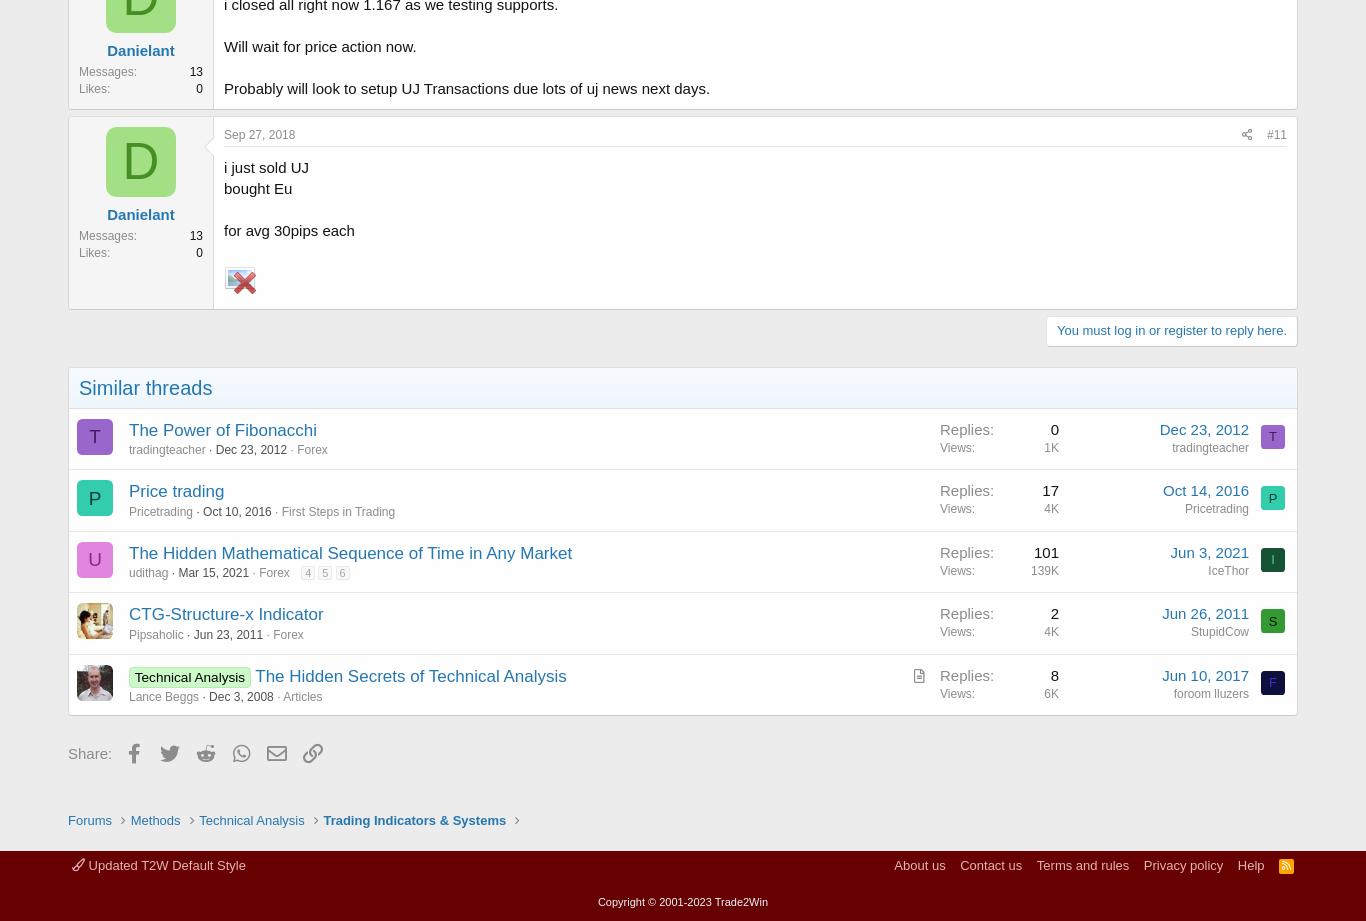  What do you see at coordinates (90, 819) in the screenshot?
I see `'Forums'` at bounding box center [90, 819].